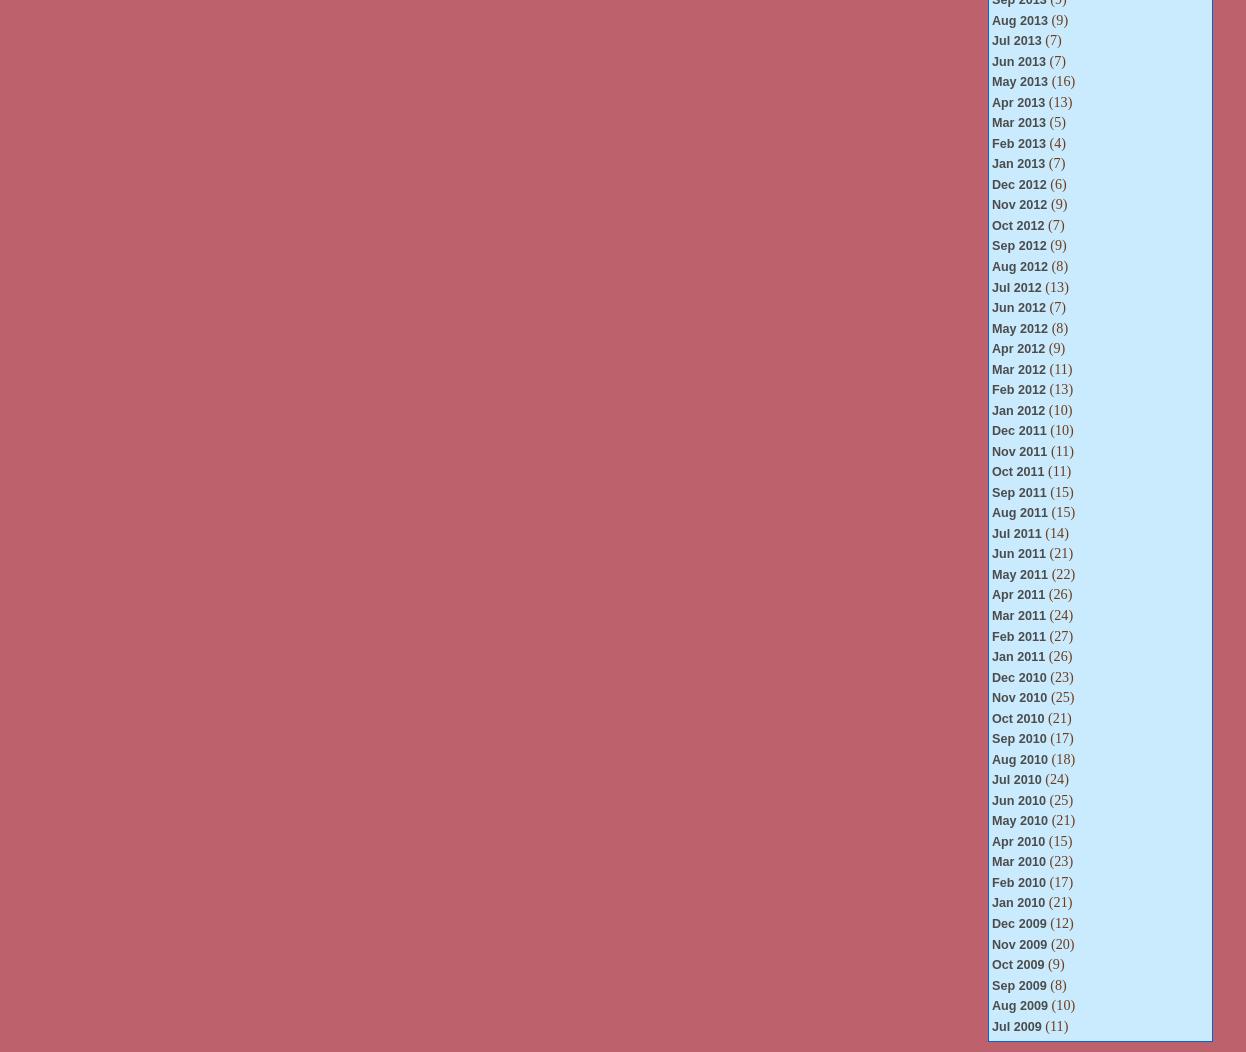  I want to click on 'Dec 2011', so click(1017, 430).